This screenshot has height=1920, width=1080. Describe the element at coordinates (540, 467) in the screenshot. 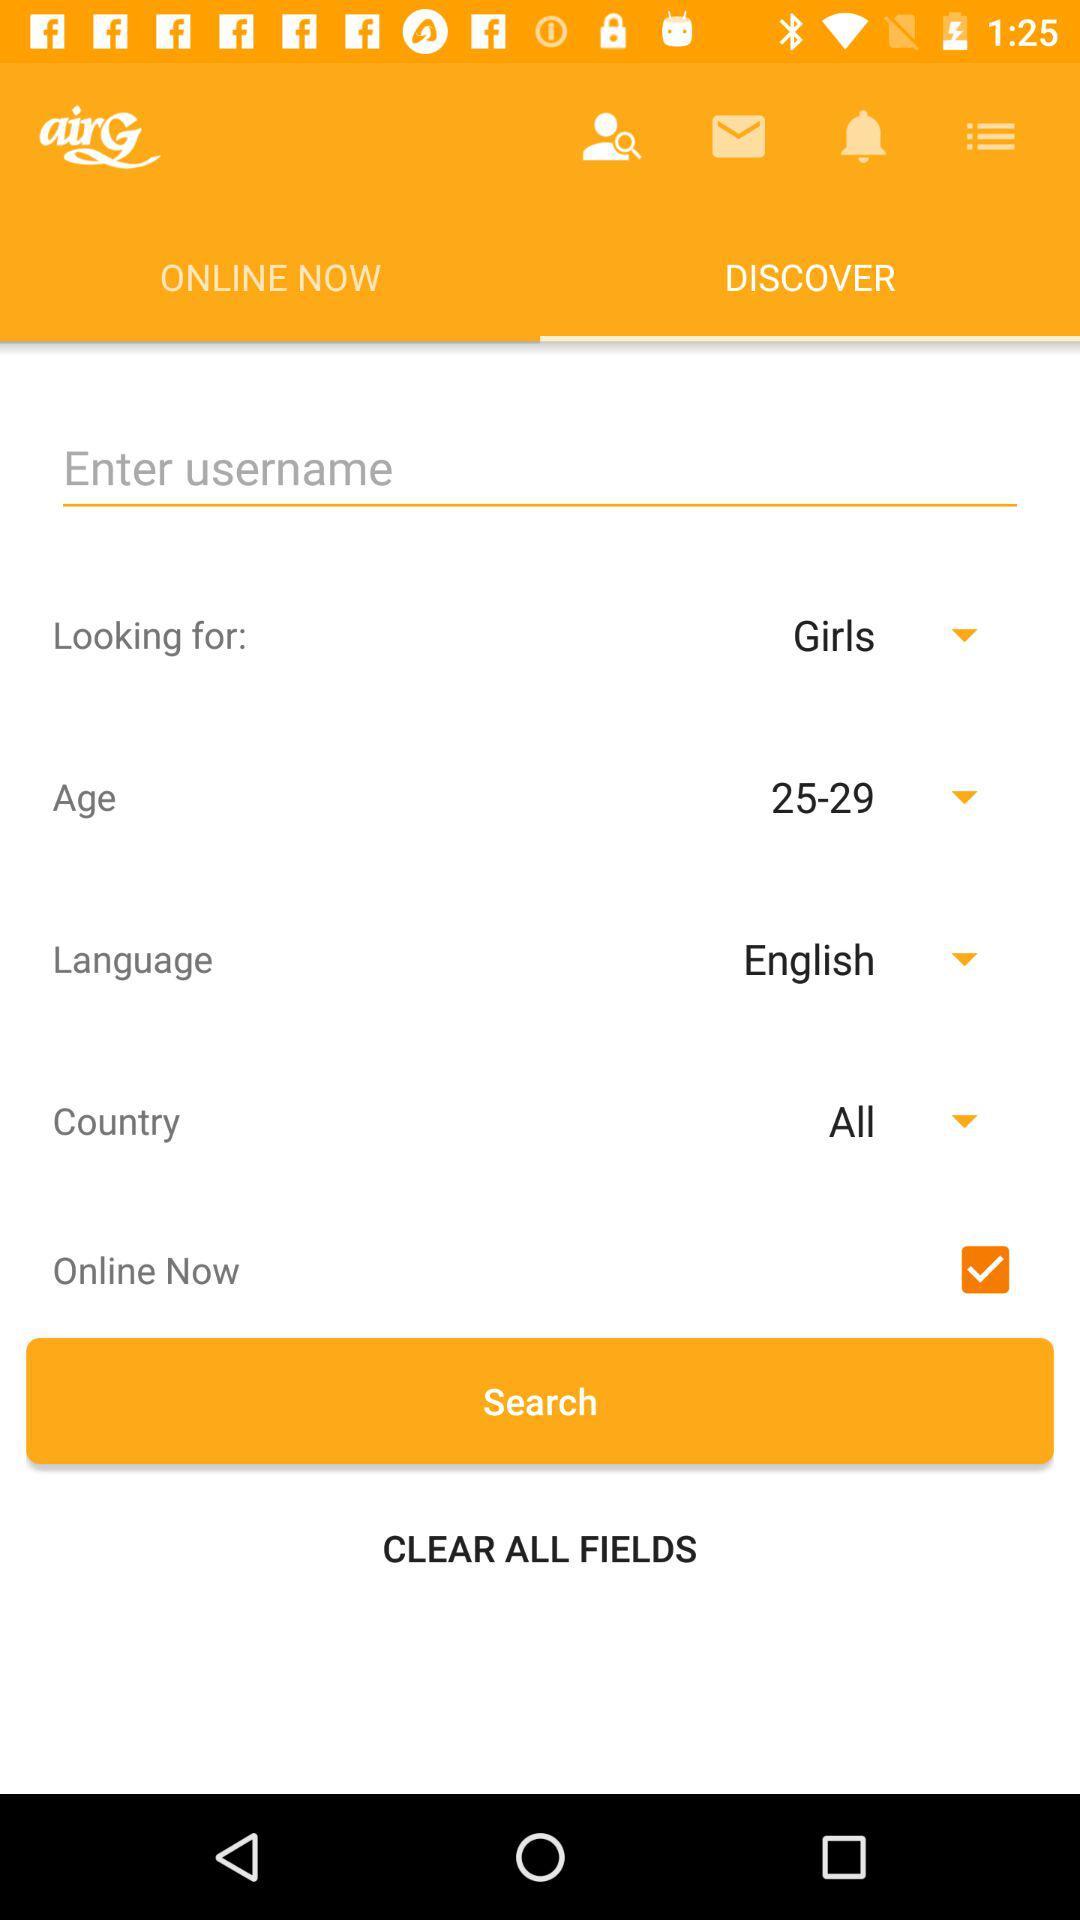

I see `icon above the girls` at that location.